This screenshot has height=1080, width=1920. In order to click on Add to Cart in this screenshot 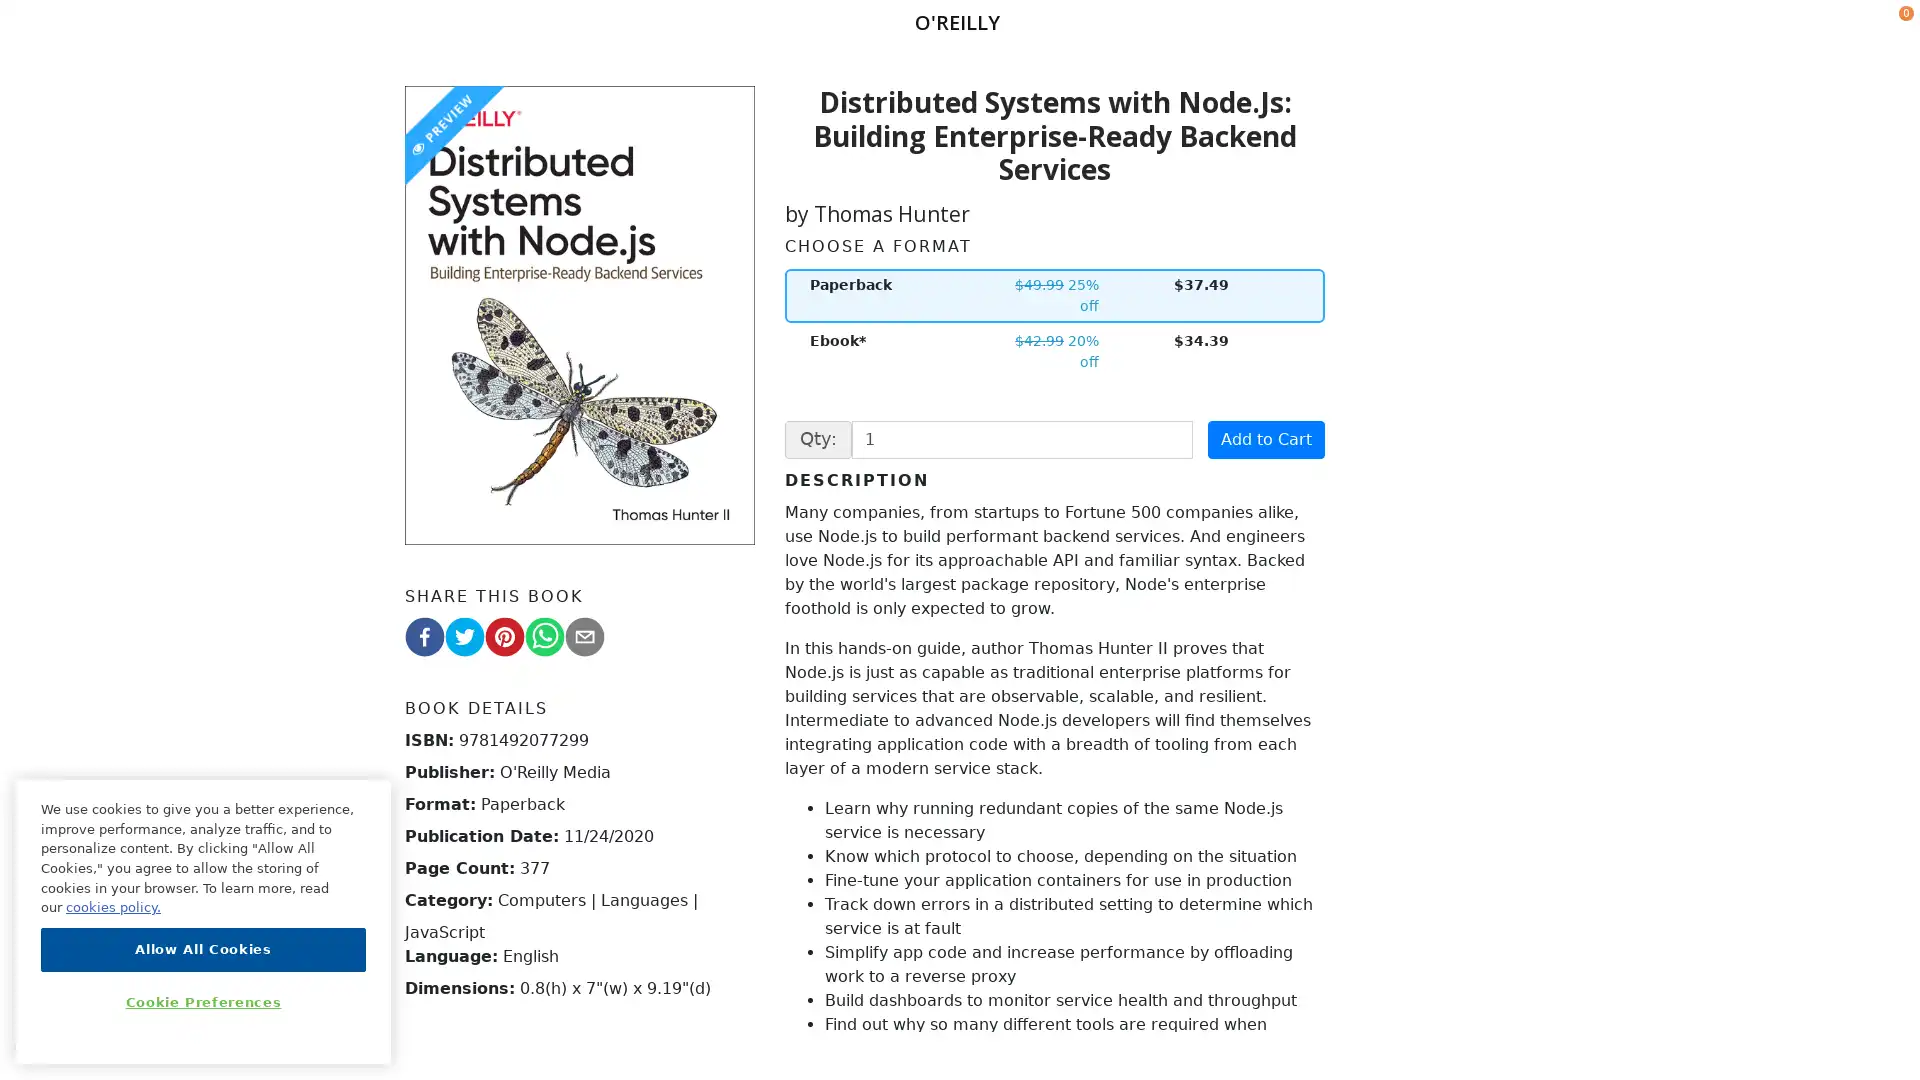, I will do `click(1265, 438)`.